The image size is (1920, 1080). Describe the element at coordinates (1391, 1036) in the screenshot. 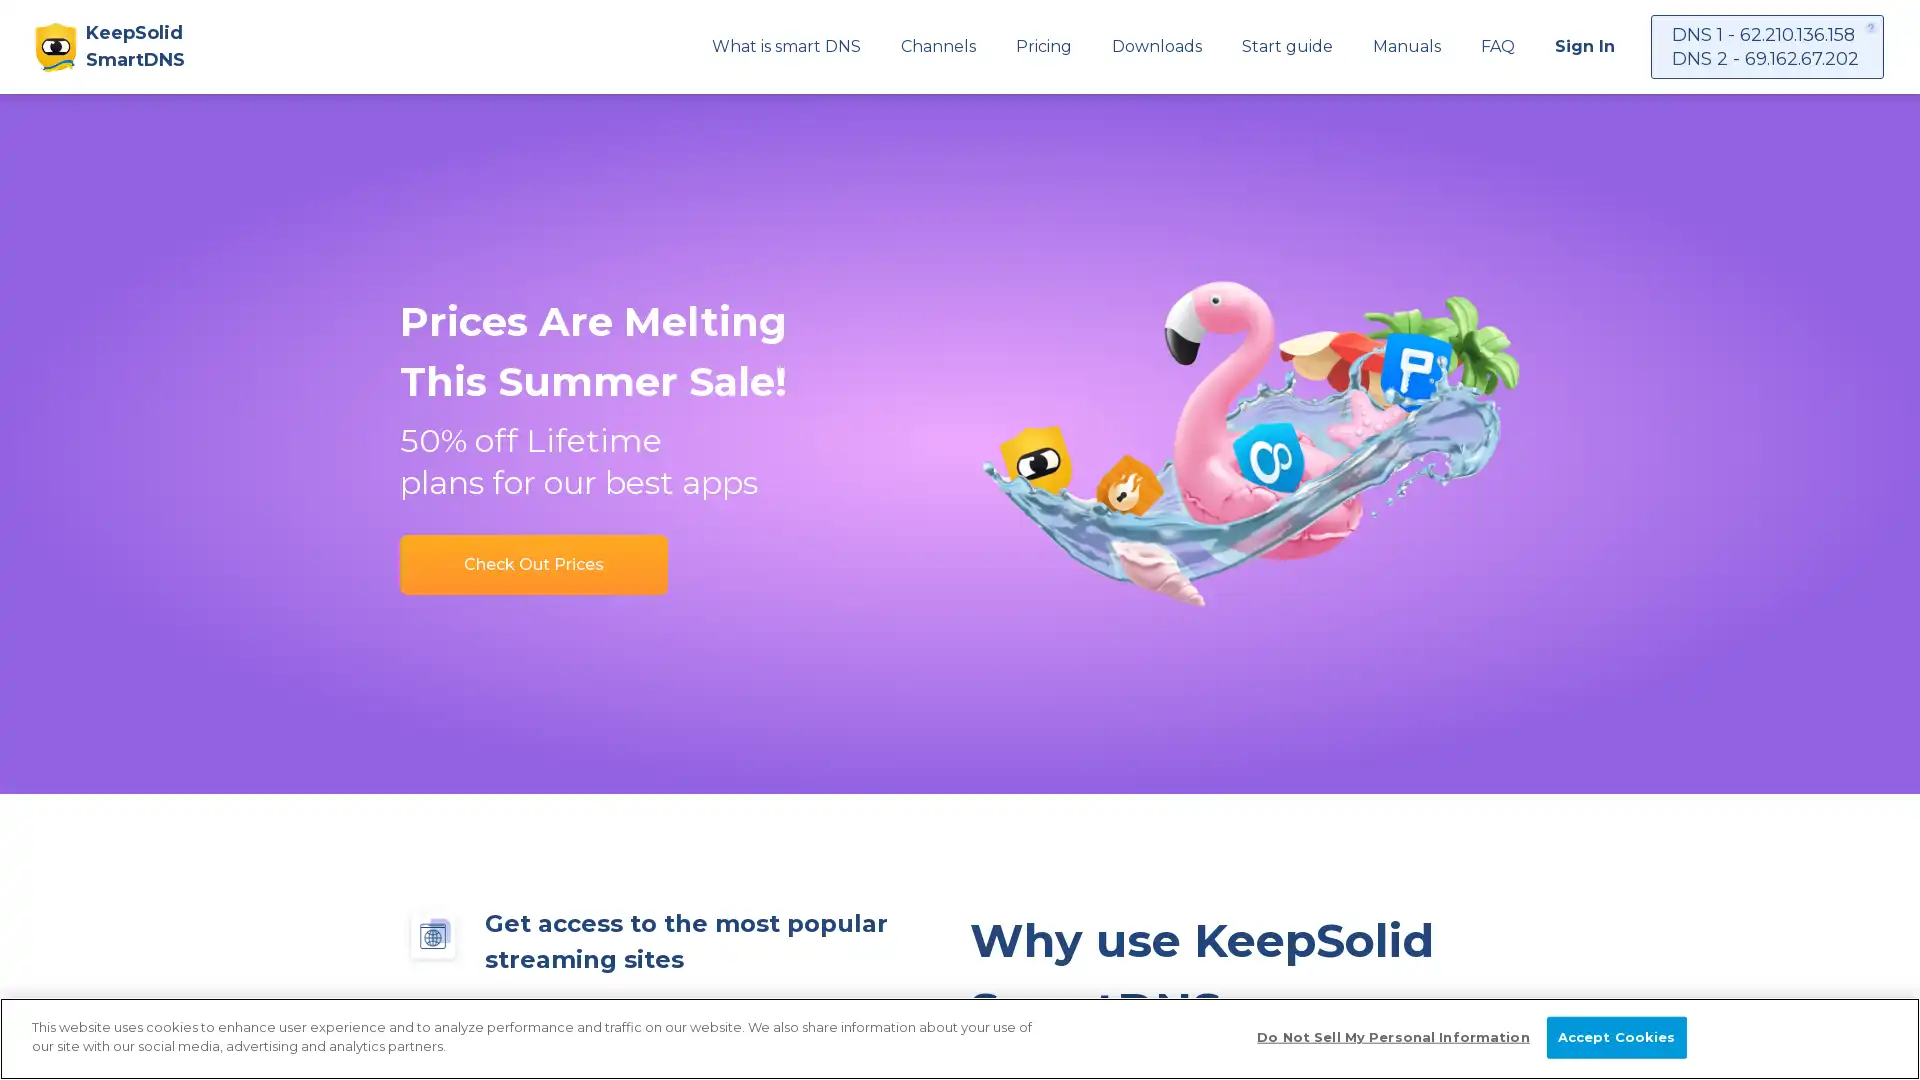

I see `Do Not Sell My Personal Information` at that location.